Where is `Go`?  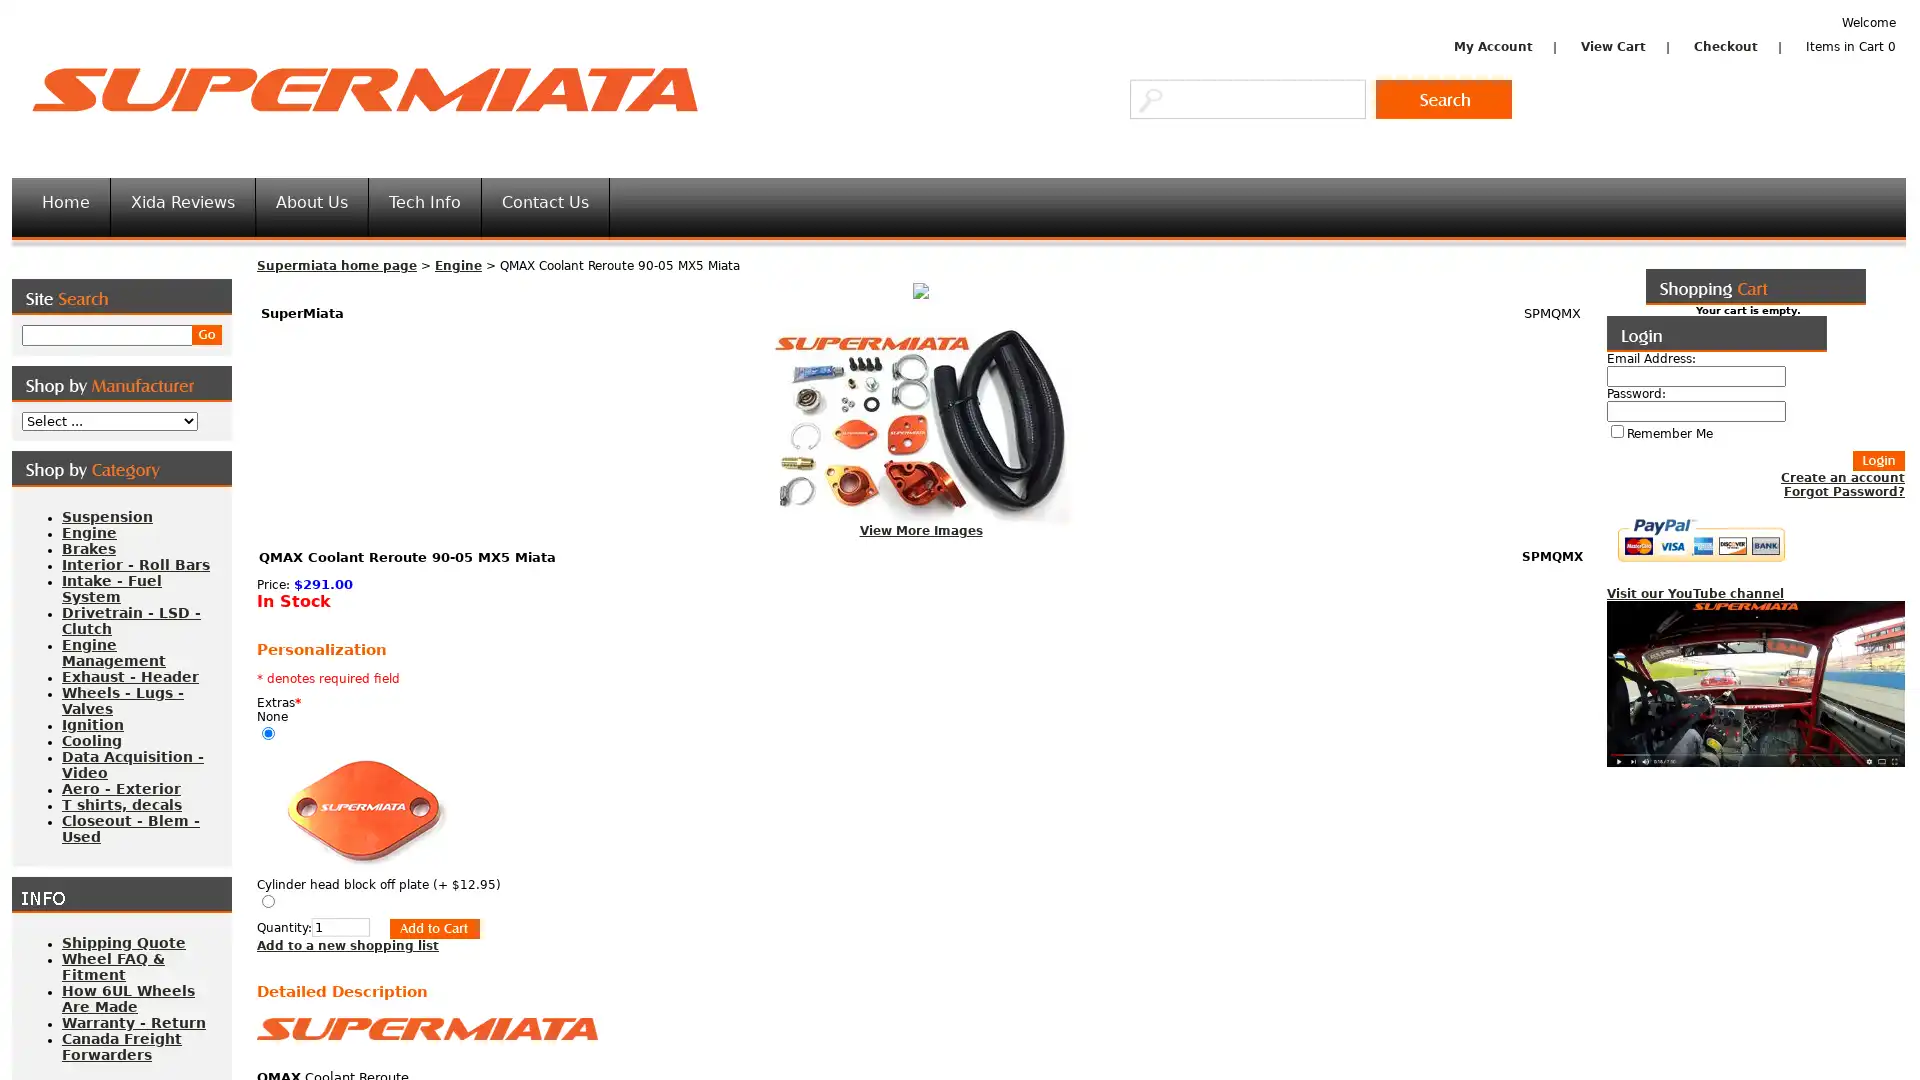
Go is located at coordinates (1444, 99).